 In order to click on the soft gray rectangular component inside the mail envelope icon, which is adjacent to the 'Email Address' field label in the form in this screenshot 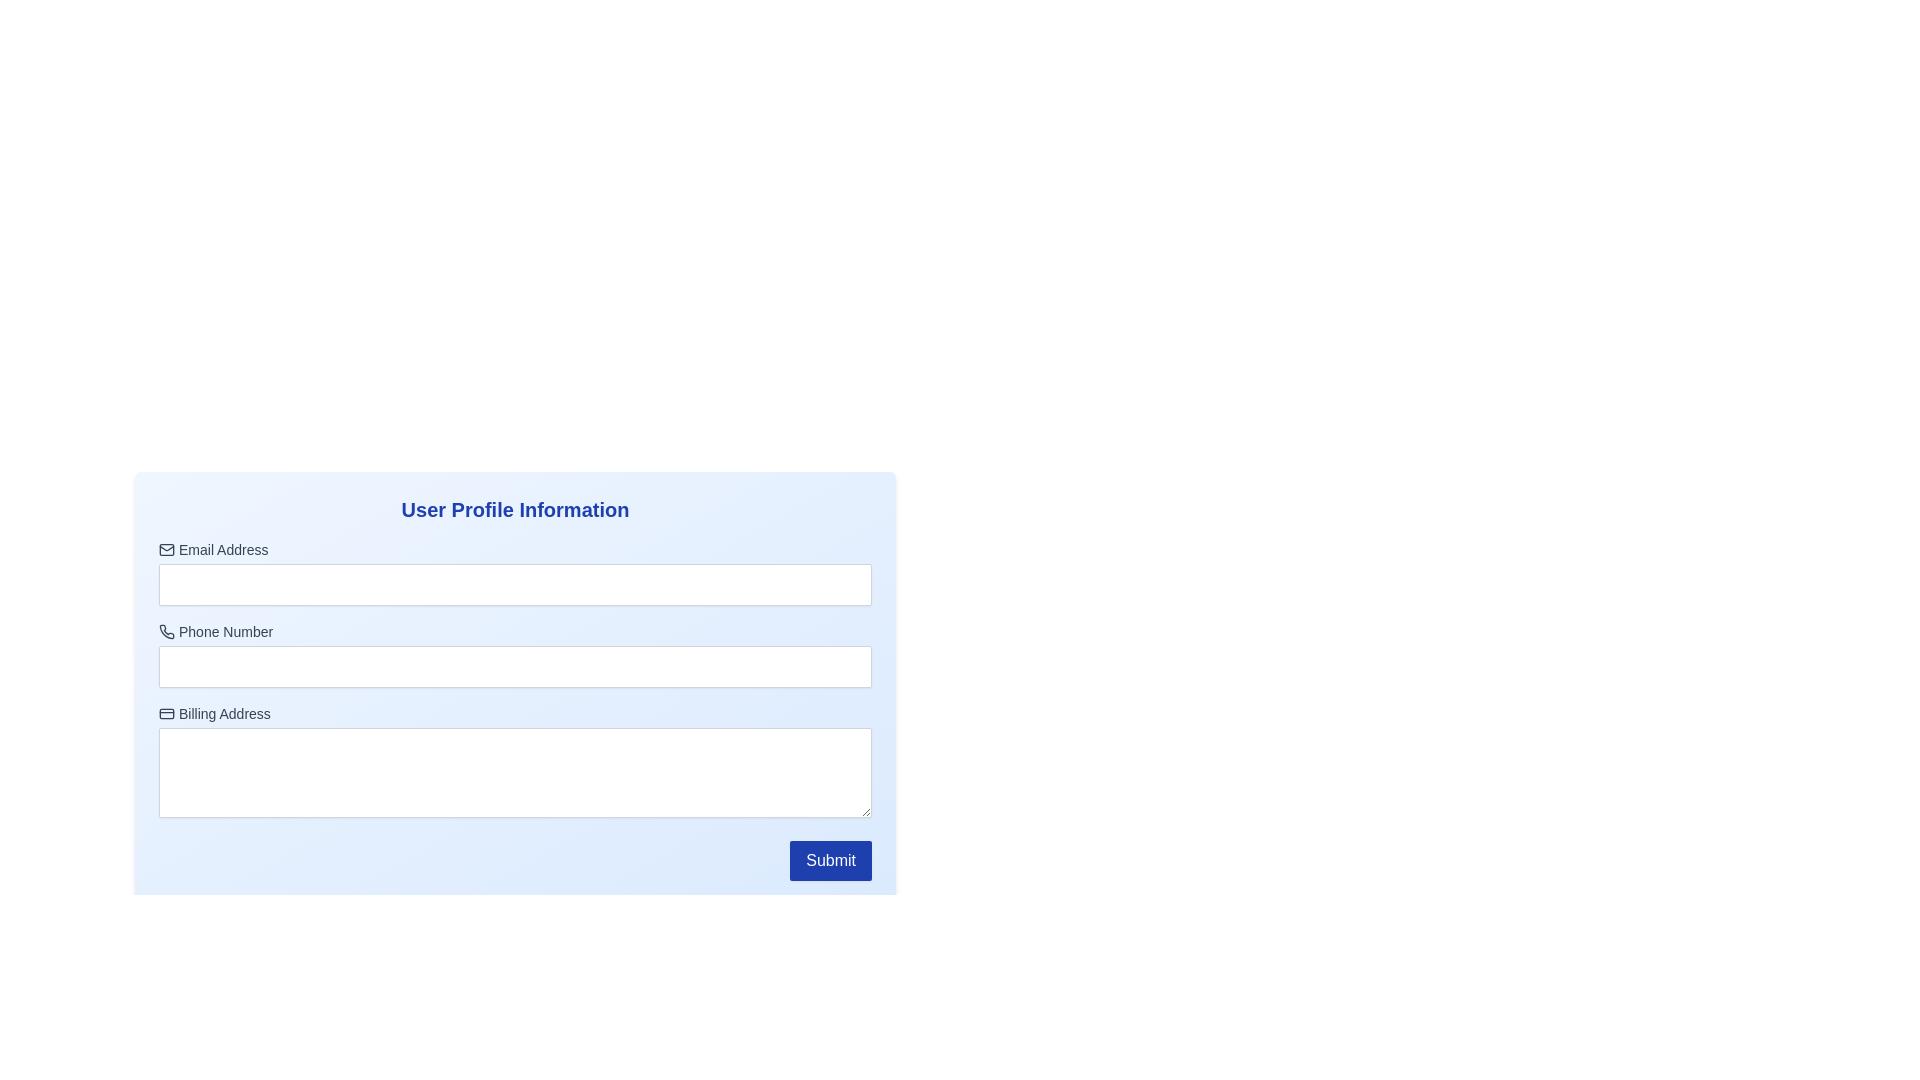, I will do `click(167, 550)`.